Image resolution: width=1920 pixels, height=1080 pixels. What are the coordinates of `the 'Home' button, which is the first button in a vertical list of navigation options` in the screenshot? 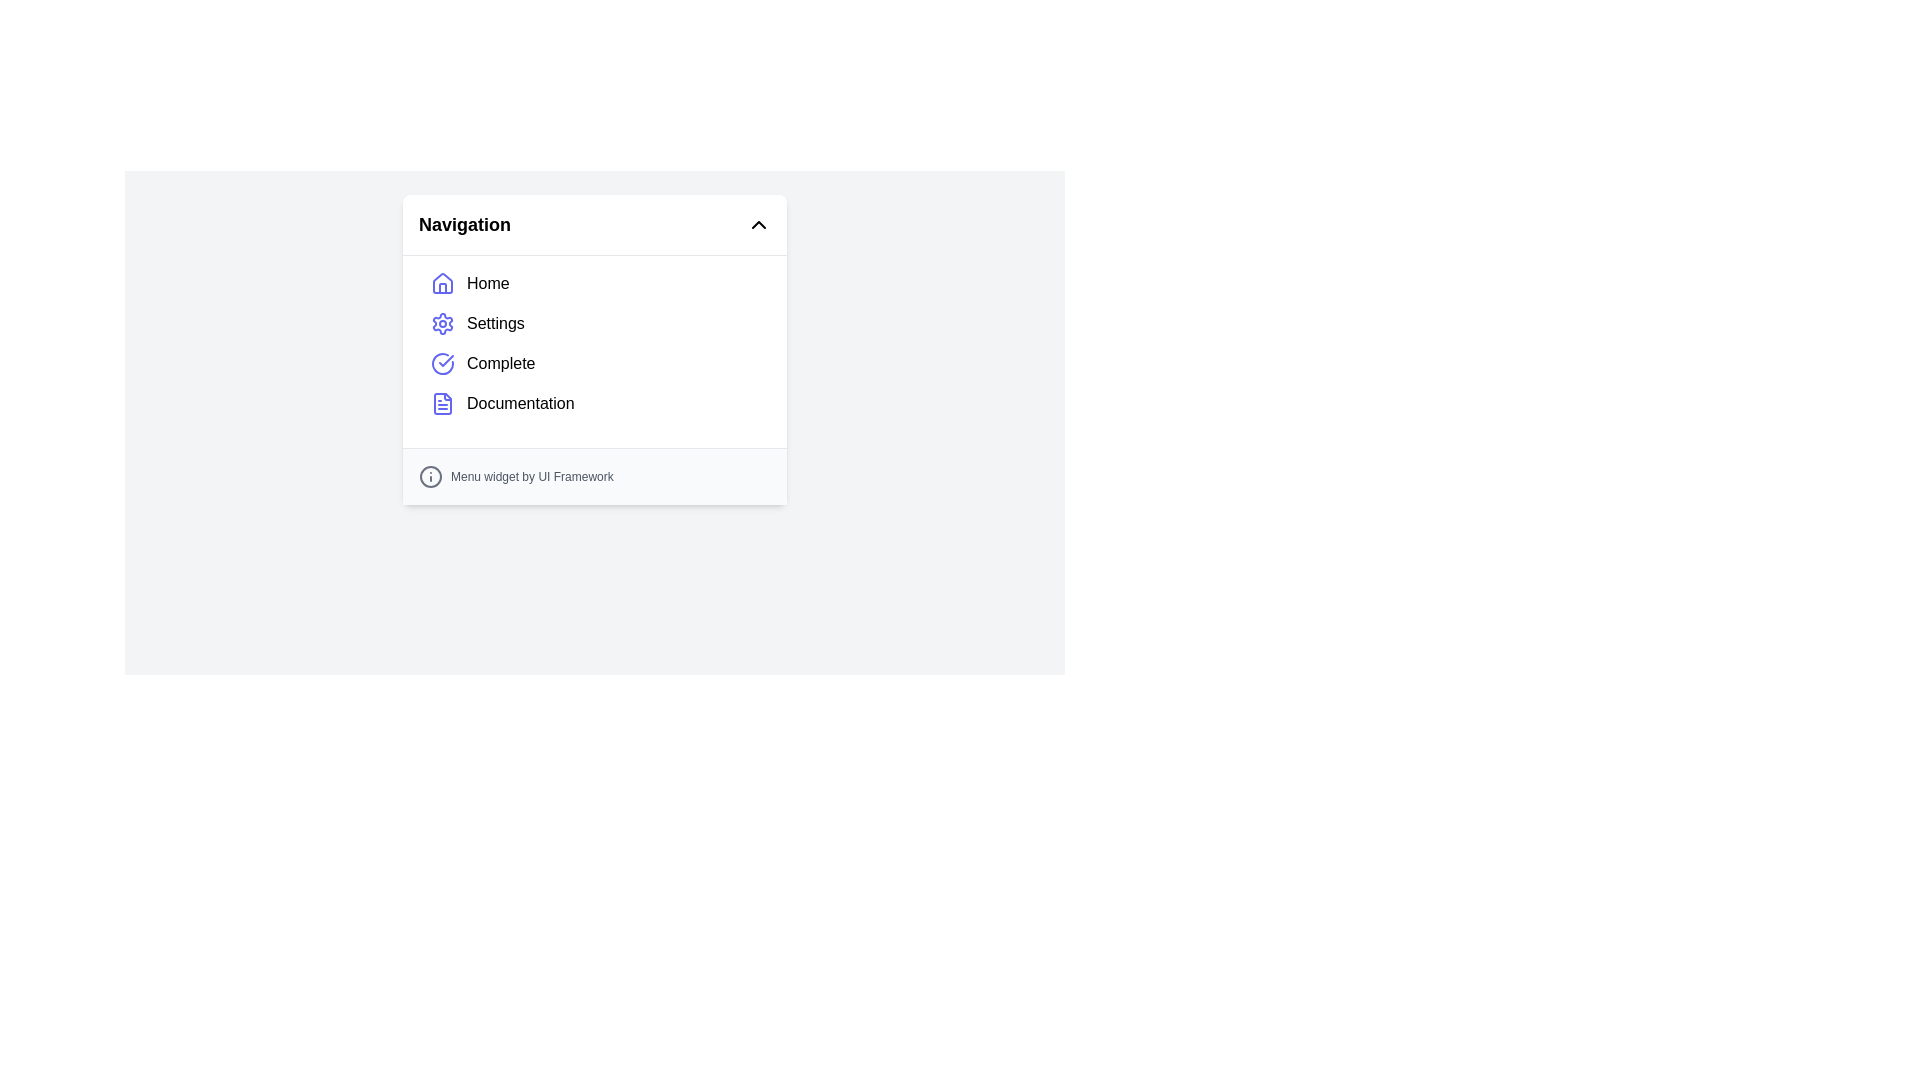 It's located at (594, 284).